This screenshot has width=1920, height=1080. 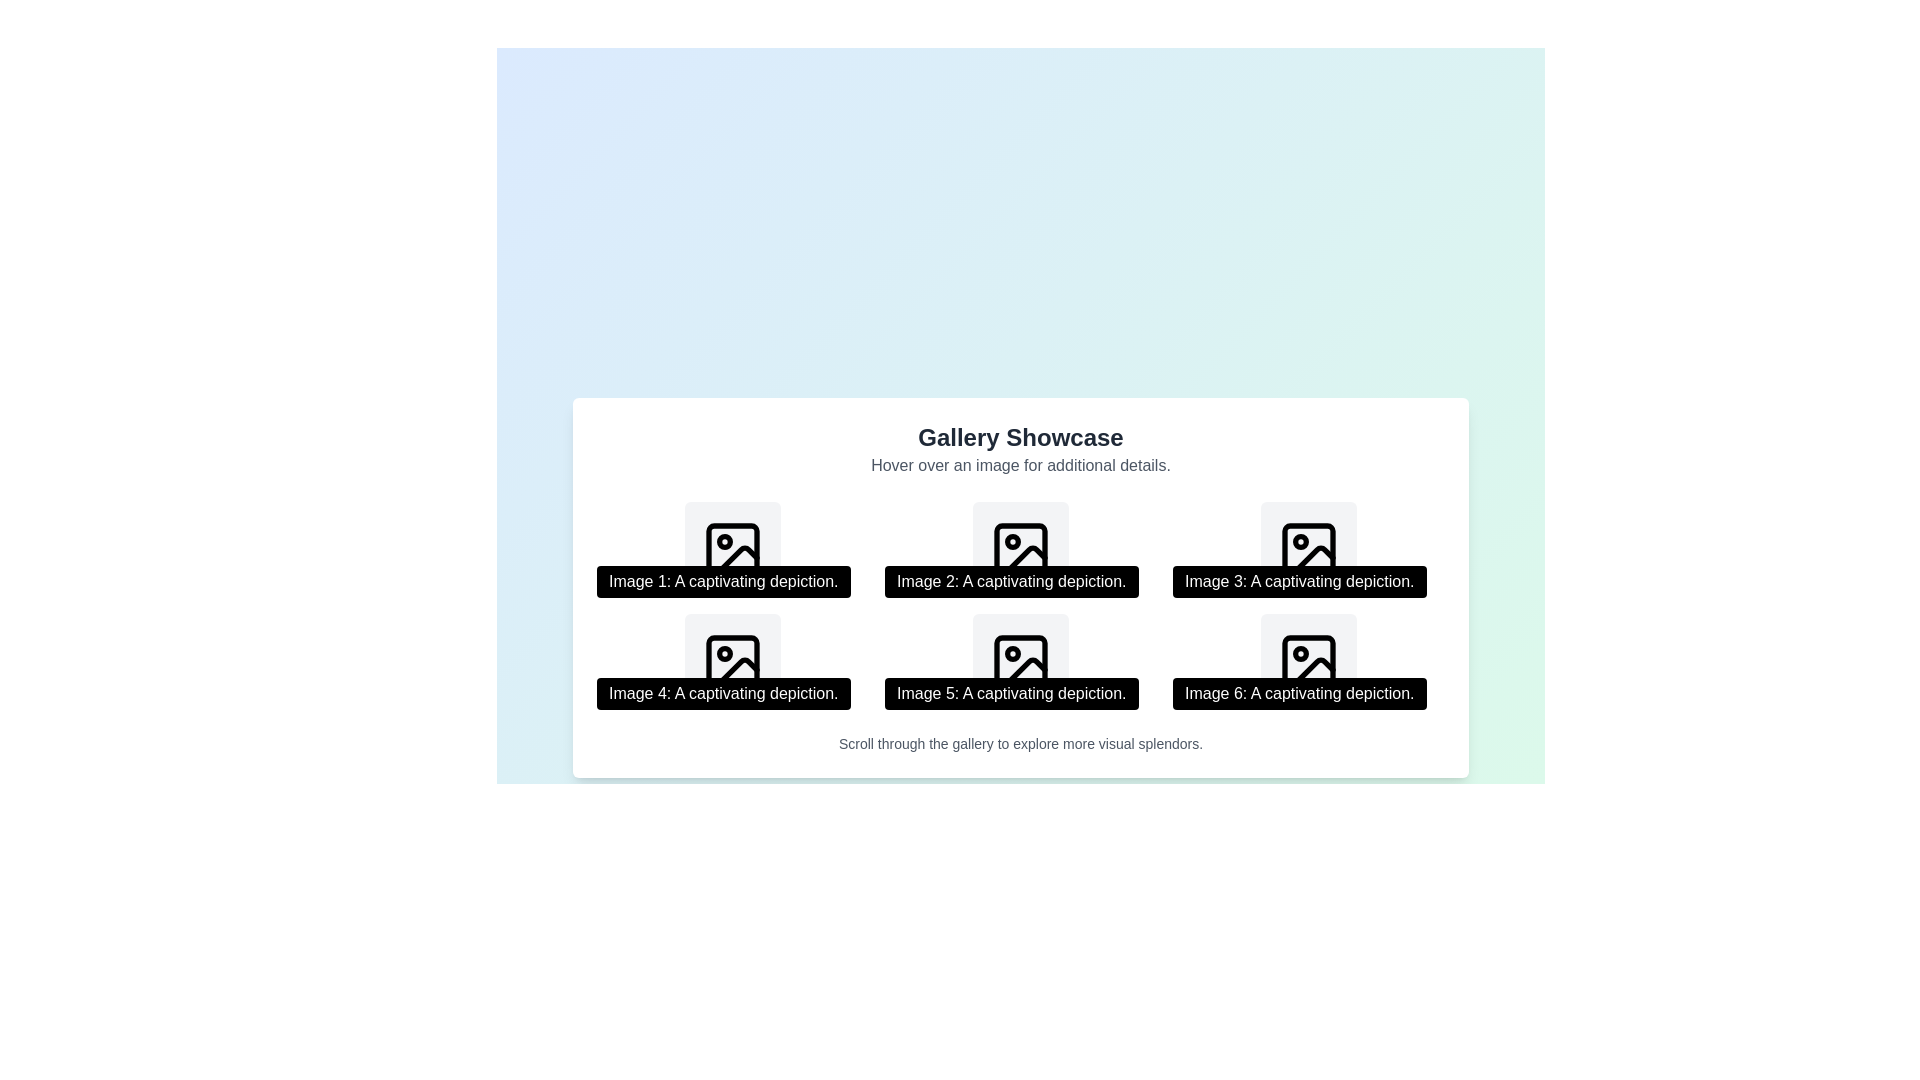 What do you see at coordinates (723, 654) in the screenshot?
I see `the Decorative circle located within the fourth image icon in the second row of the gallery` at bounding box center [723, 654].